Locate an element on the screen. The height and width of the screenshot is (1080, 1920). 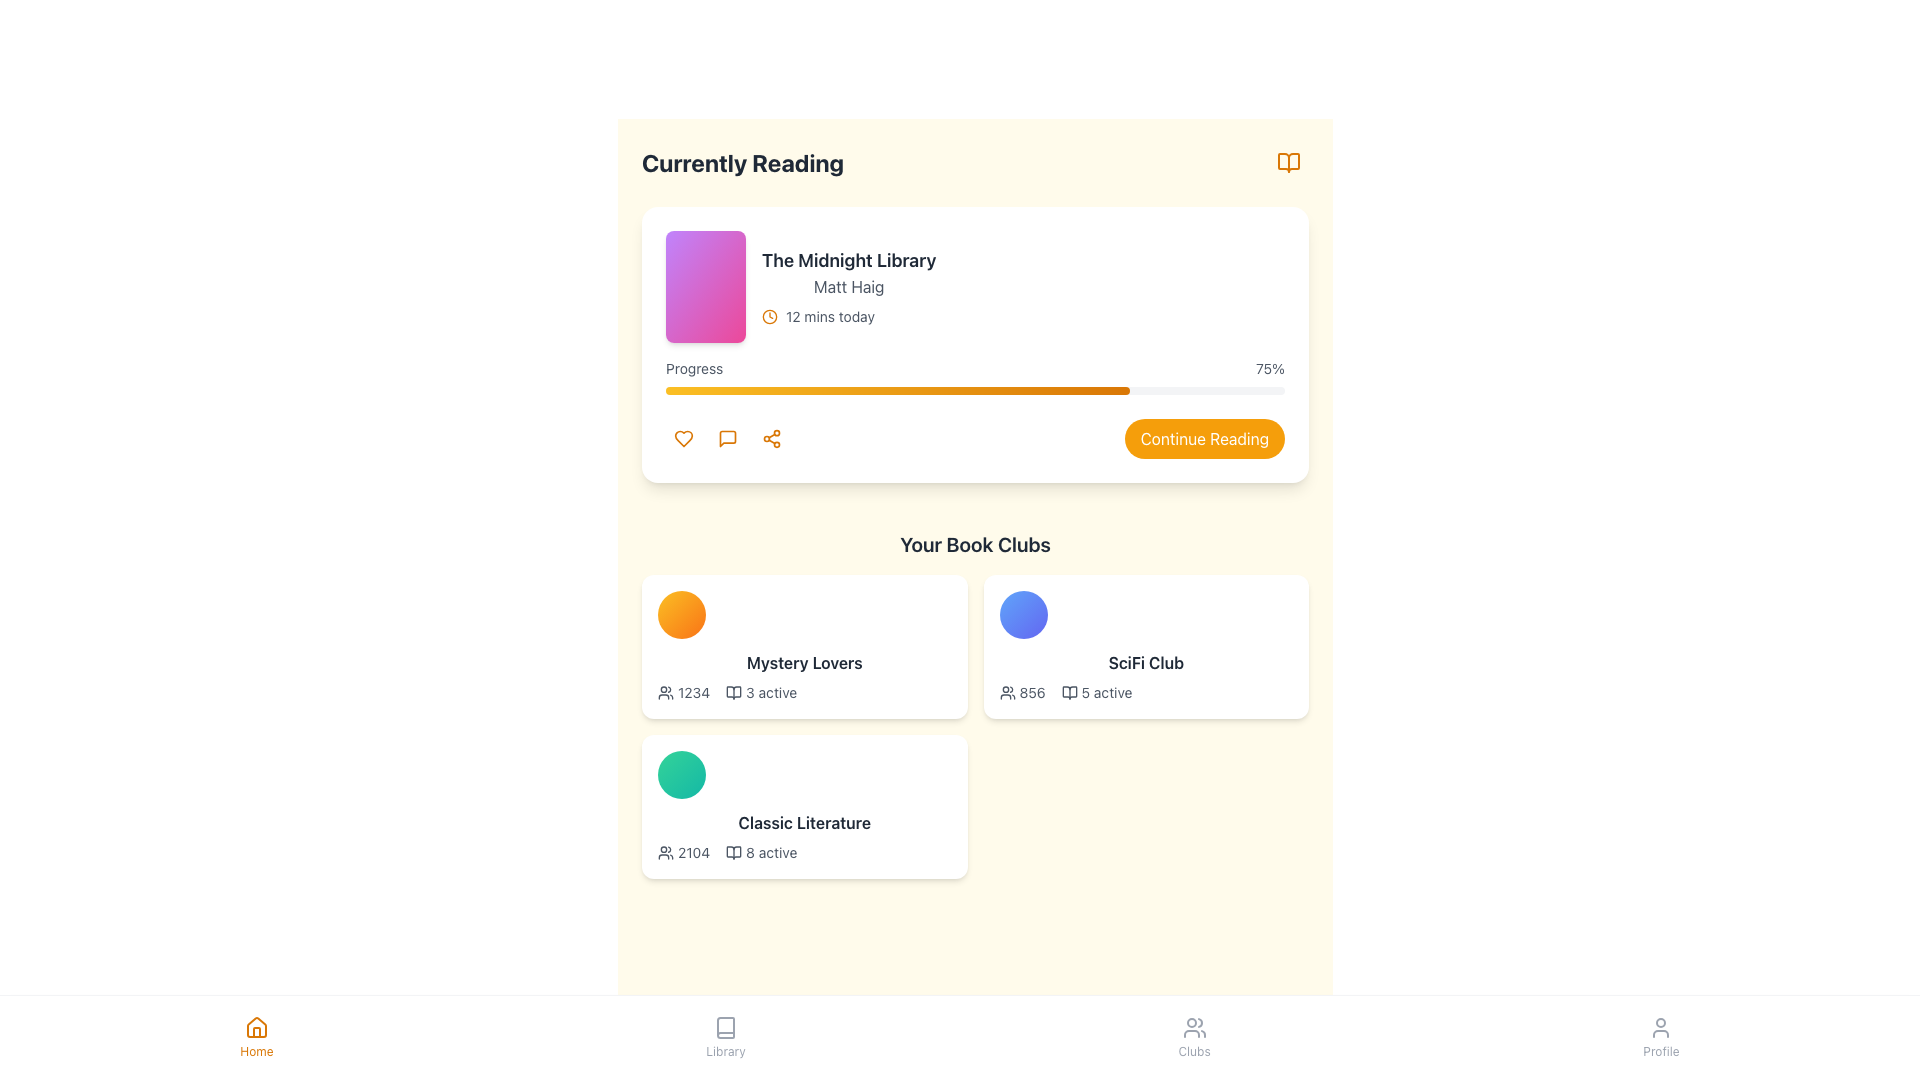
the messaging SVG icon located in the top-right corner of the 'Currently Reading' section is located at coordinates (727, 438).